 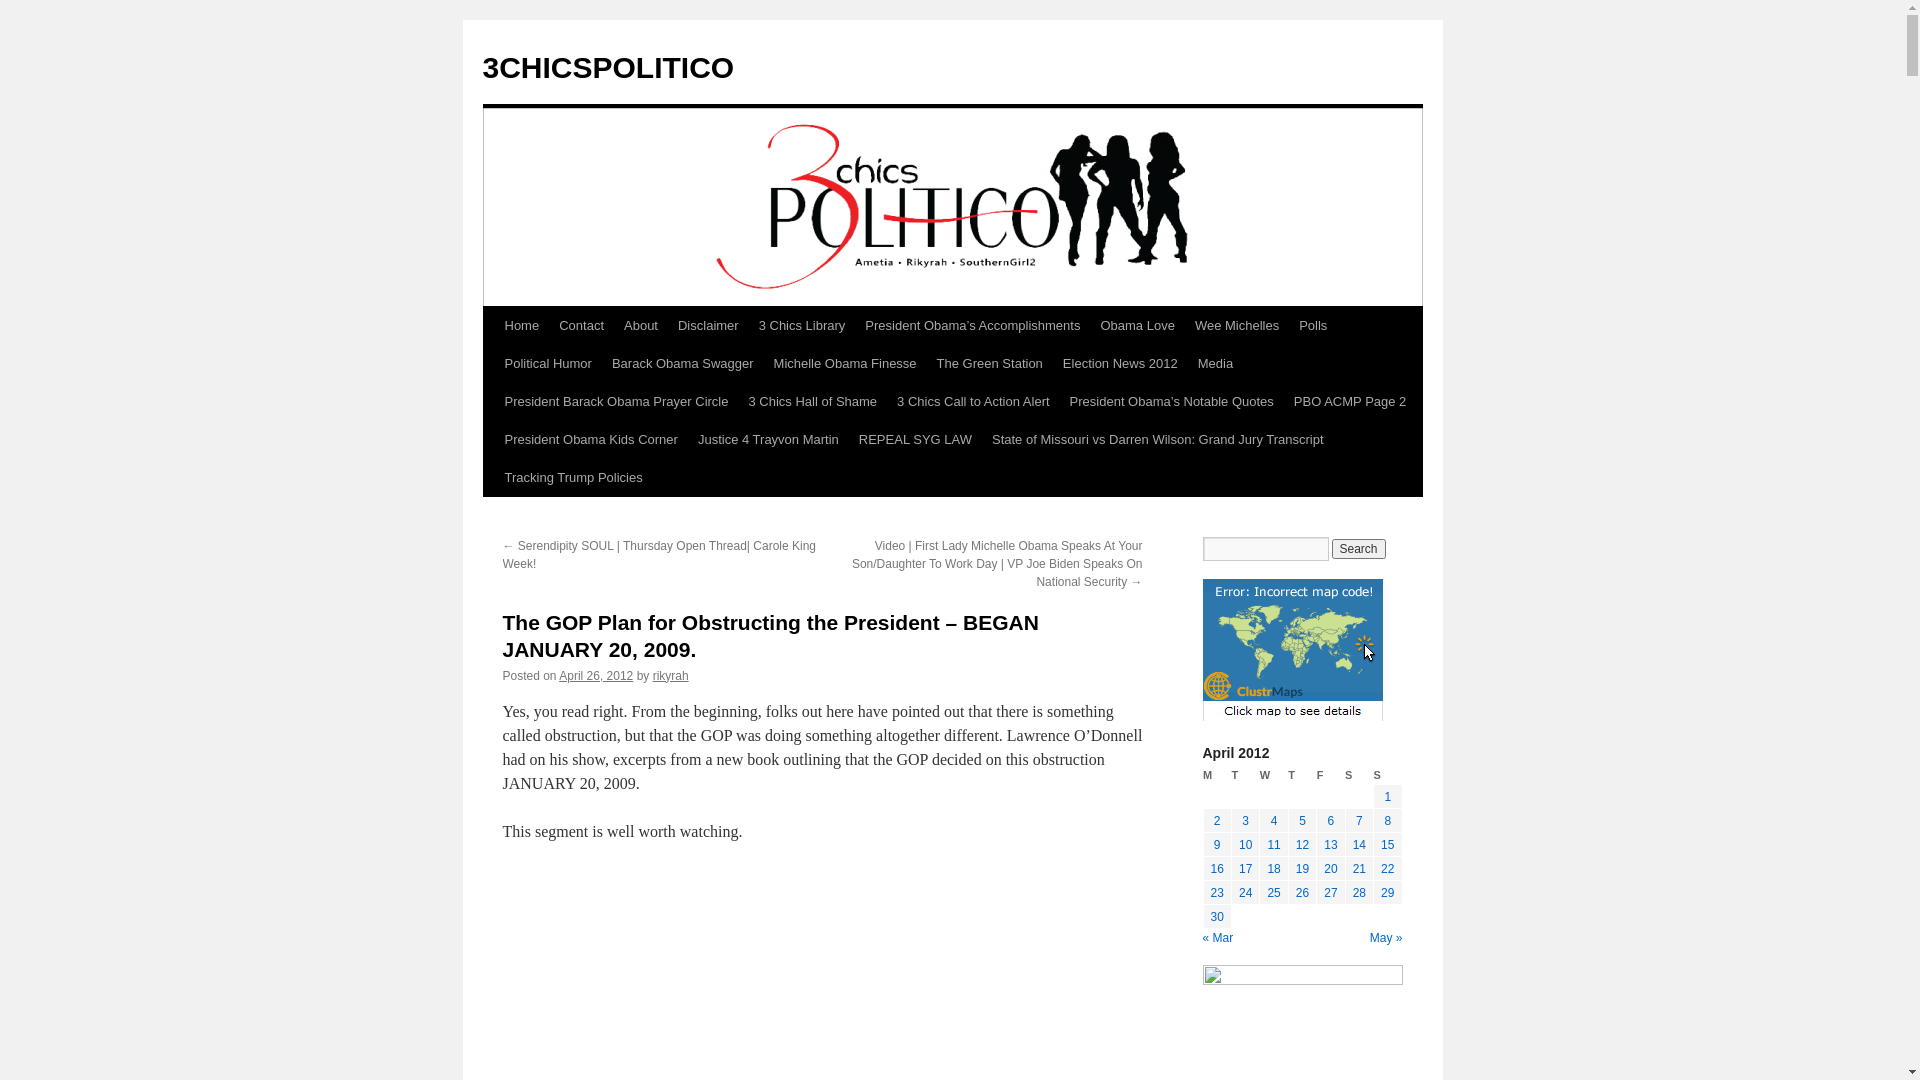 I want to click on 'April 26, 2012', so click(x=558, y=675).